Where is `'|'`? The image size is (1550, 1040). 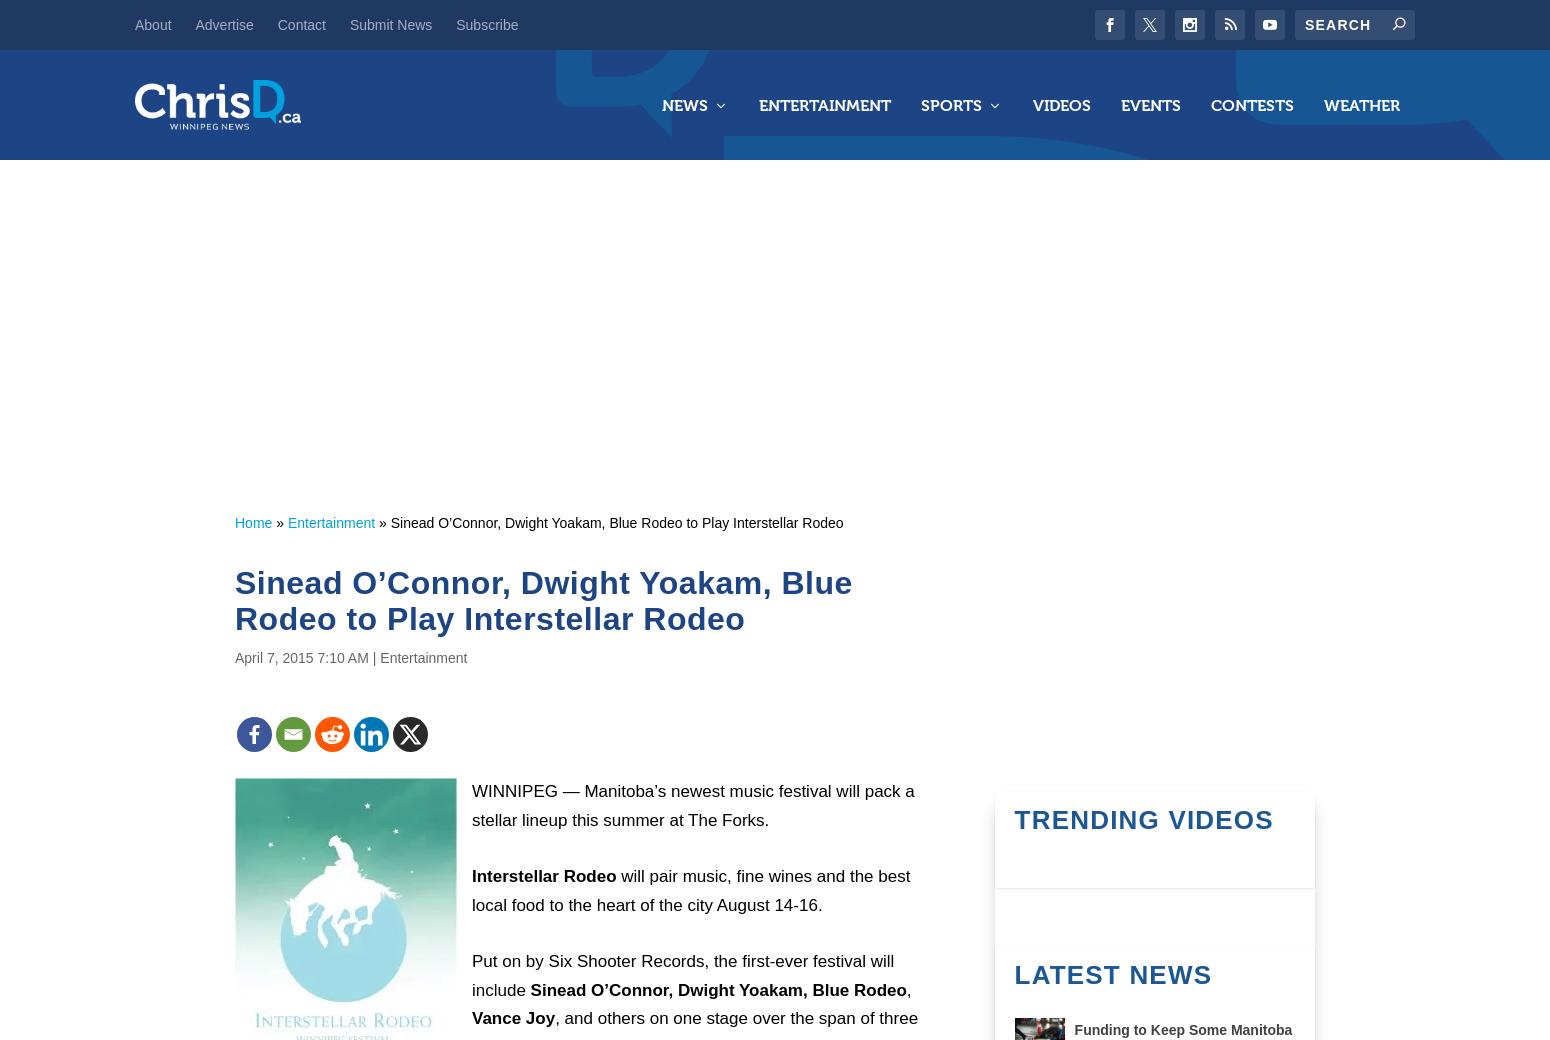 '|' is located at coordinates (373, 656).